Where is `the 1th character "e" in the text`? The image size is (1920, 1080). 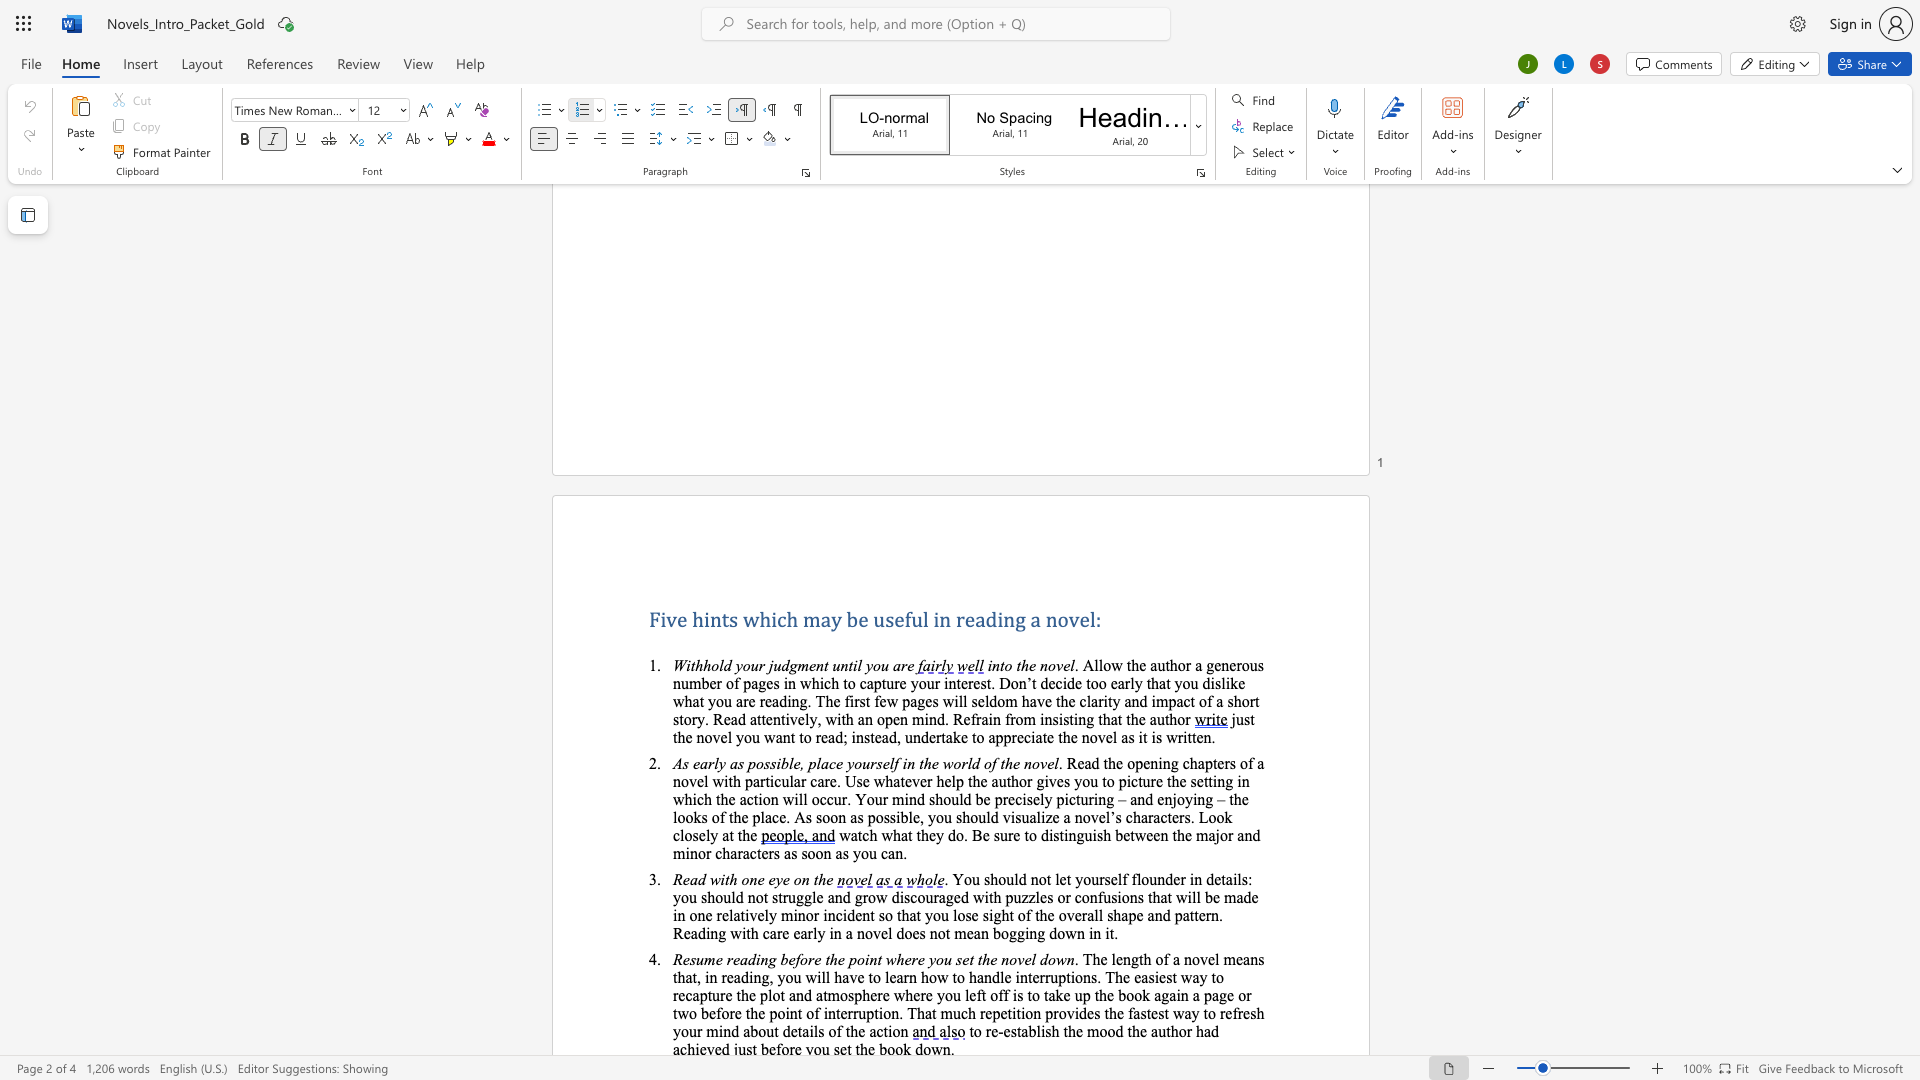
the 1th character "e" in the text is located at coordinates (682, 618).